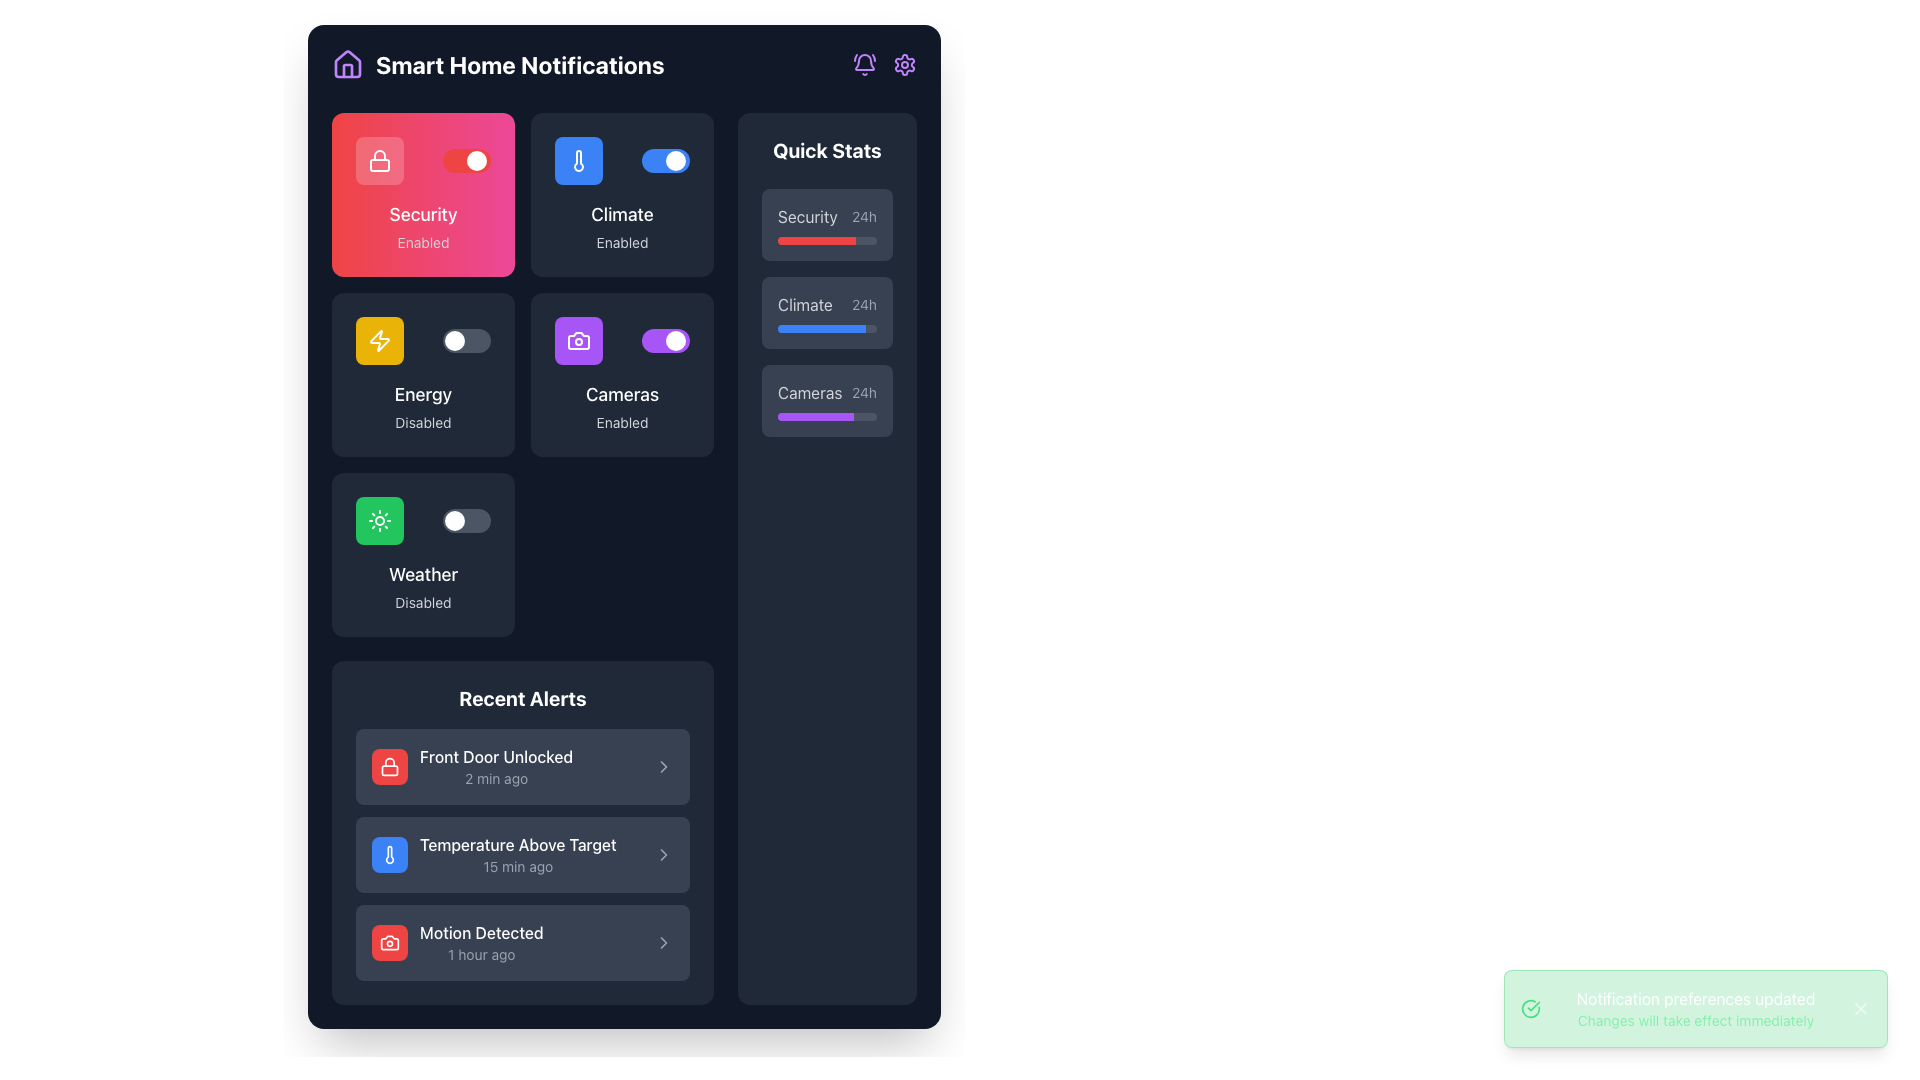  Describe the element at coordinates (523, 855) in the screenshot. I see `the second notification item in the 'Recent Alerts' section, which indicates a 'Temperature Above Target' alert` at that location.